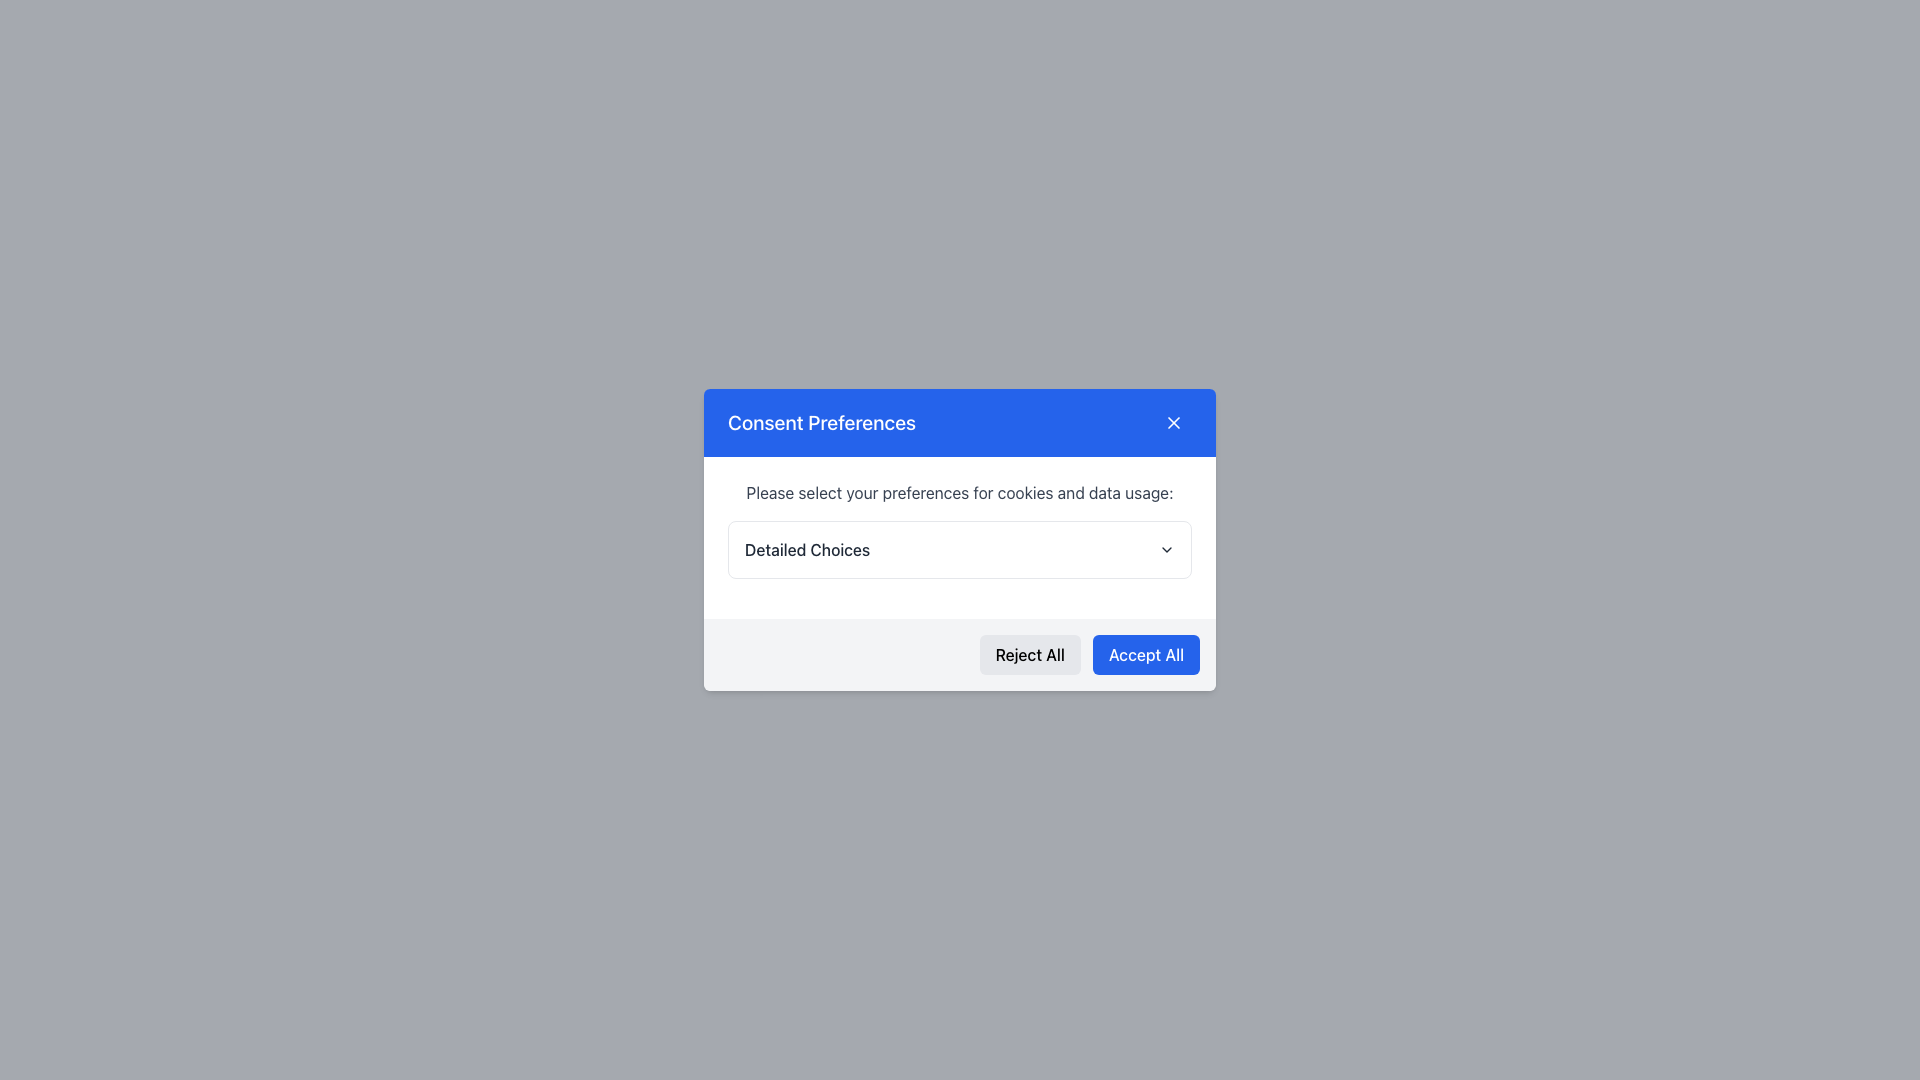 Image resolution: width=1920 pixels, height=1080 pixels. I want to click on the 'Reject All' and 'Accept All' buttons in the button group located at the bottom of the 'Consent Preferences' dialog box, so click(960, 655).